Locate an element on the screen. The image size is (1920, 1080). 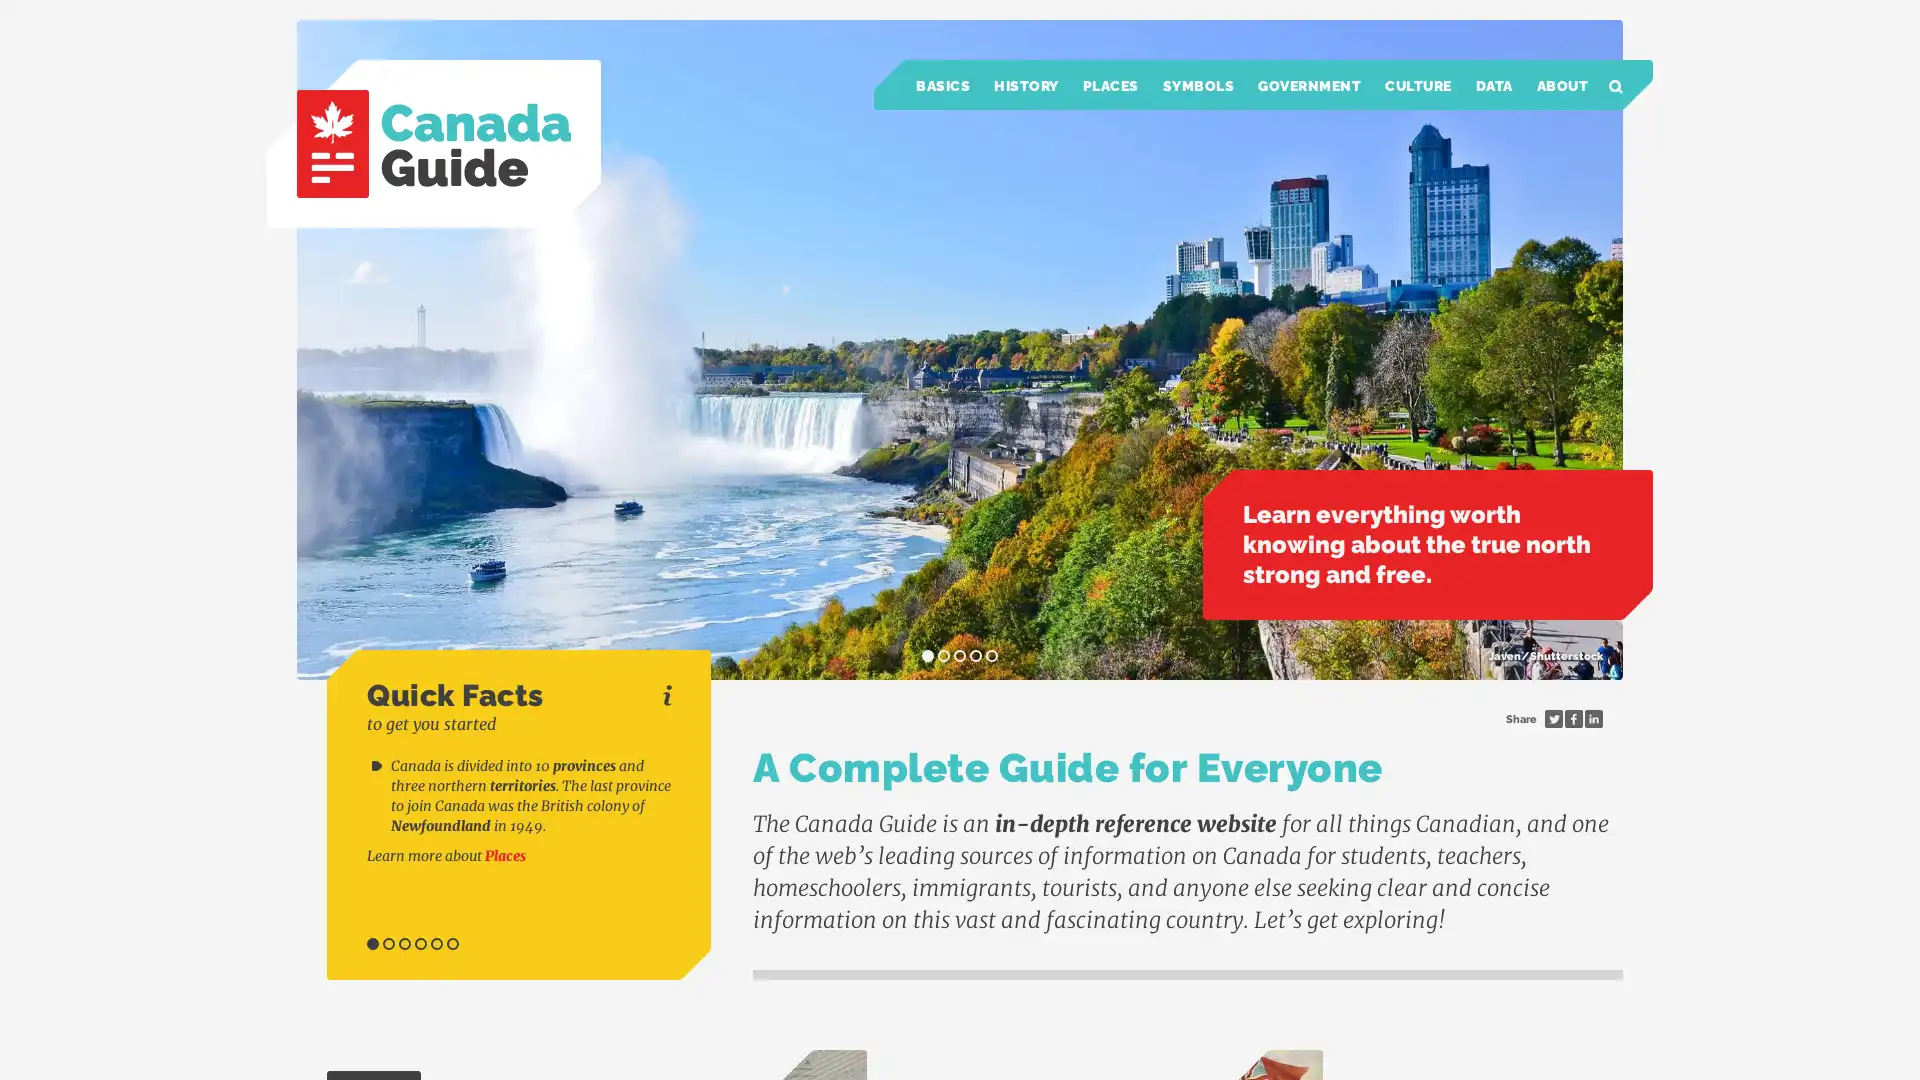
Go to slide 6 is located at coordinates (451, 944).